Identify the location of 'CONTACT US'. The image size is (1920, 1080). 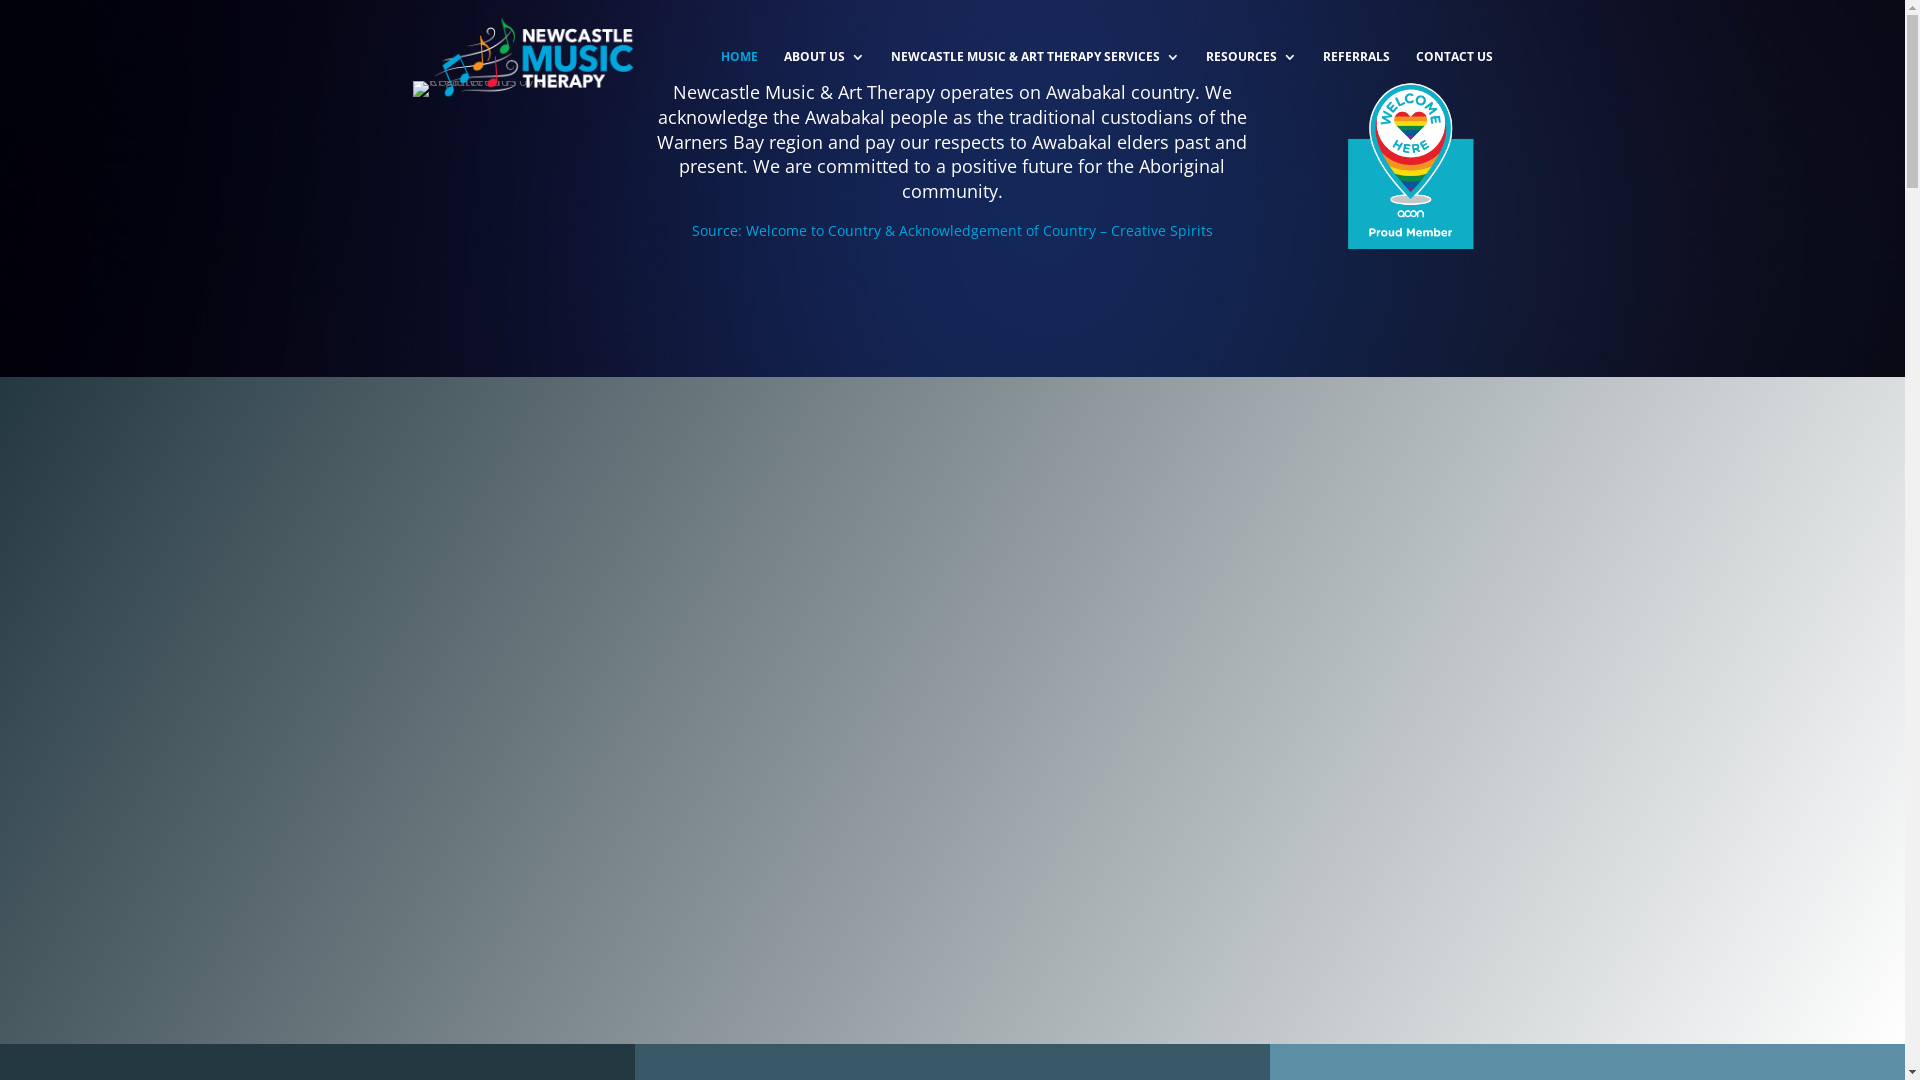
(1454, 80).